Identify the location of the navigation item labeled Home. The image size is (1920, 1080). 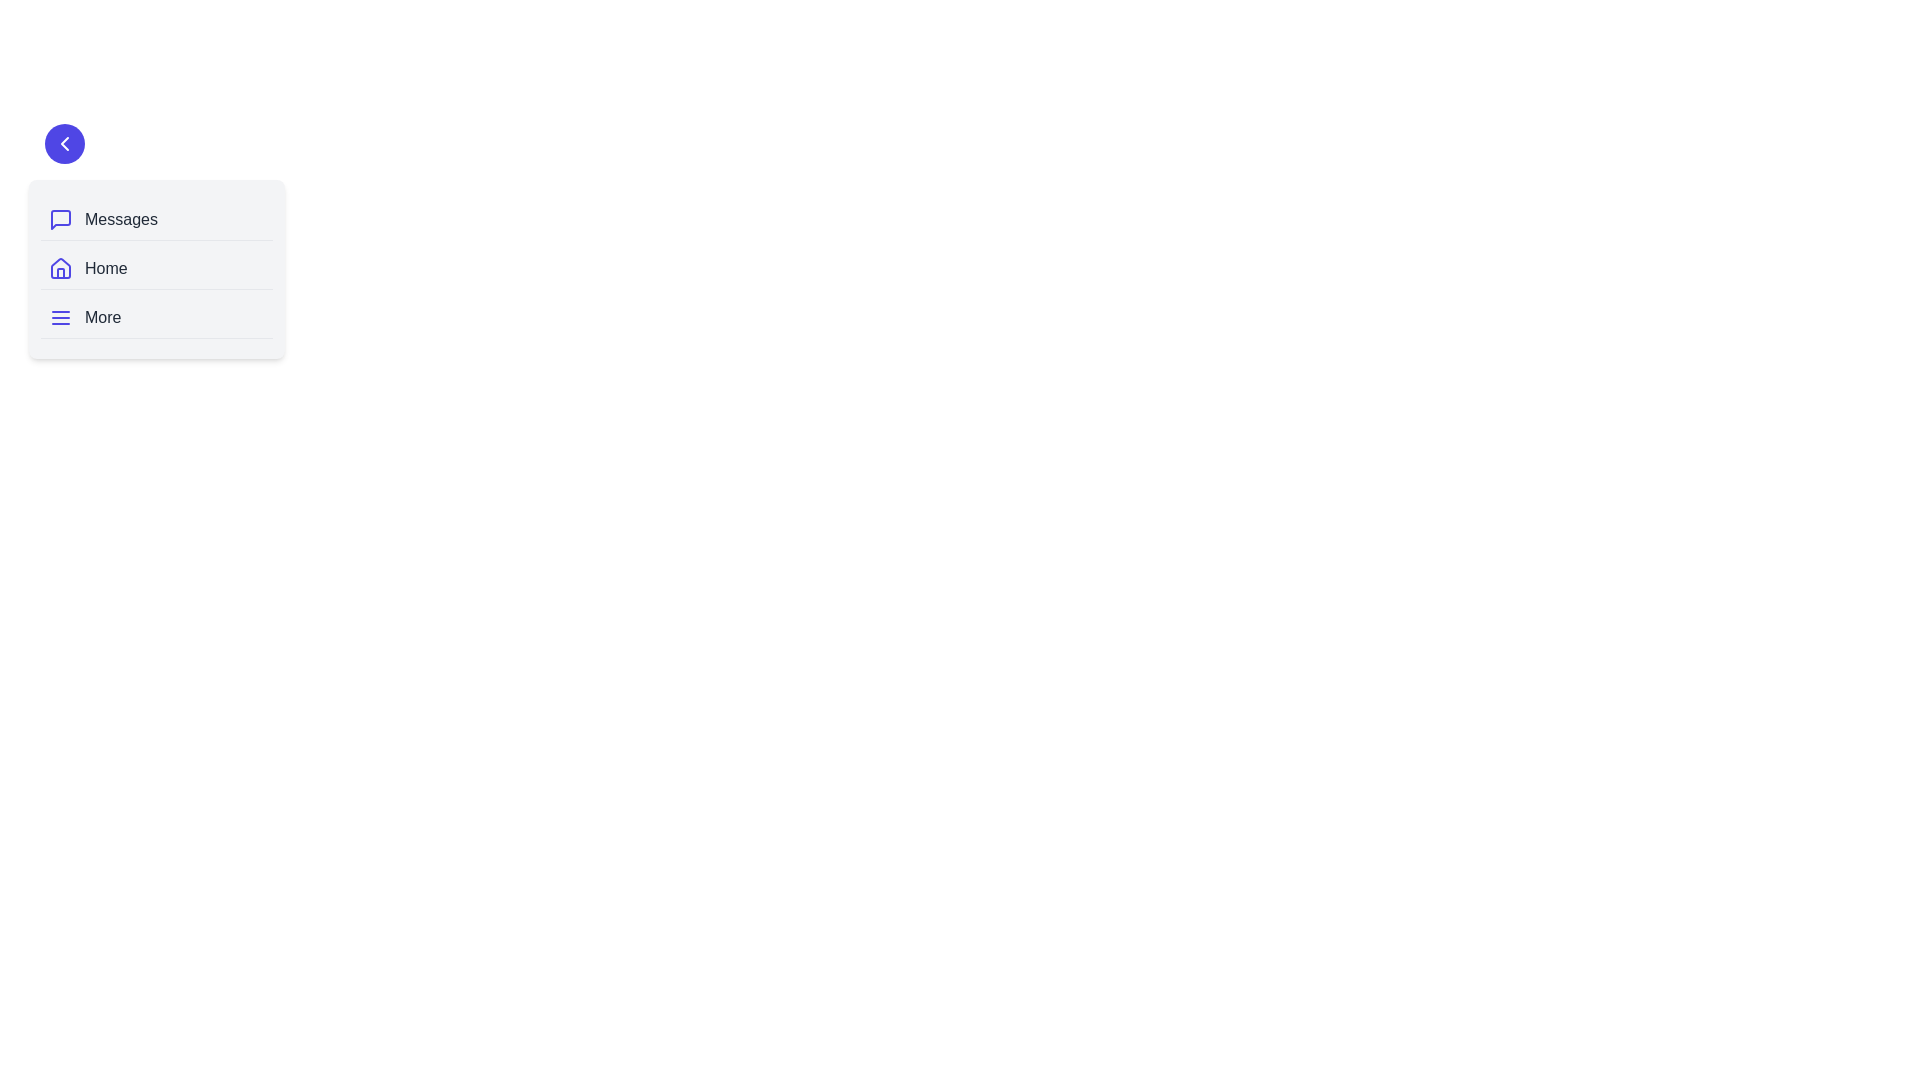
(156, 268).